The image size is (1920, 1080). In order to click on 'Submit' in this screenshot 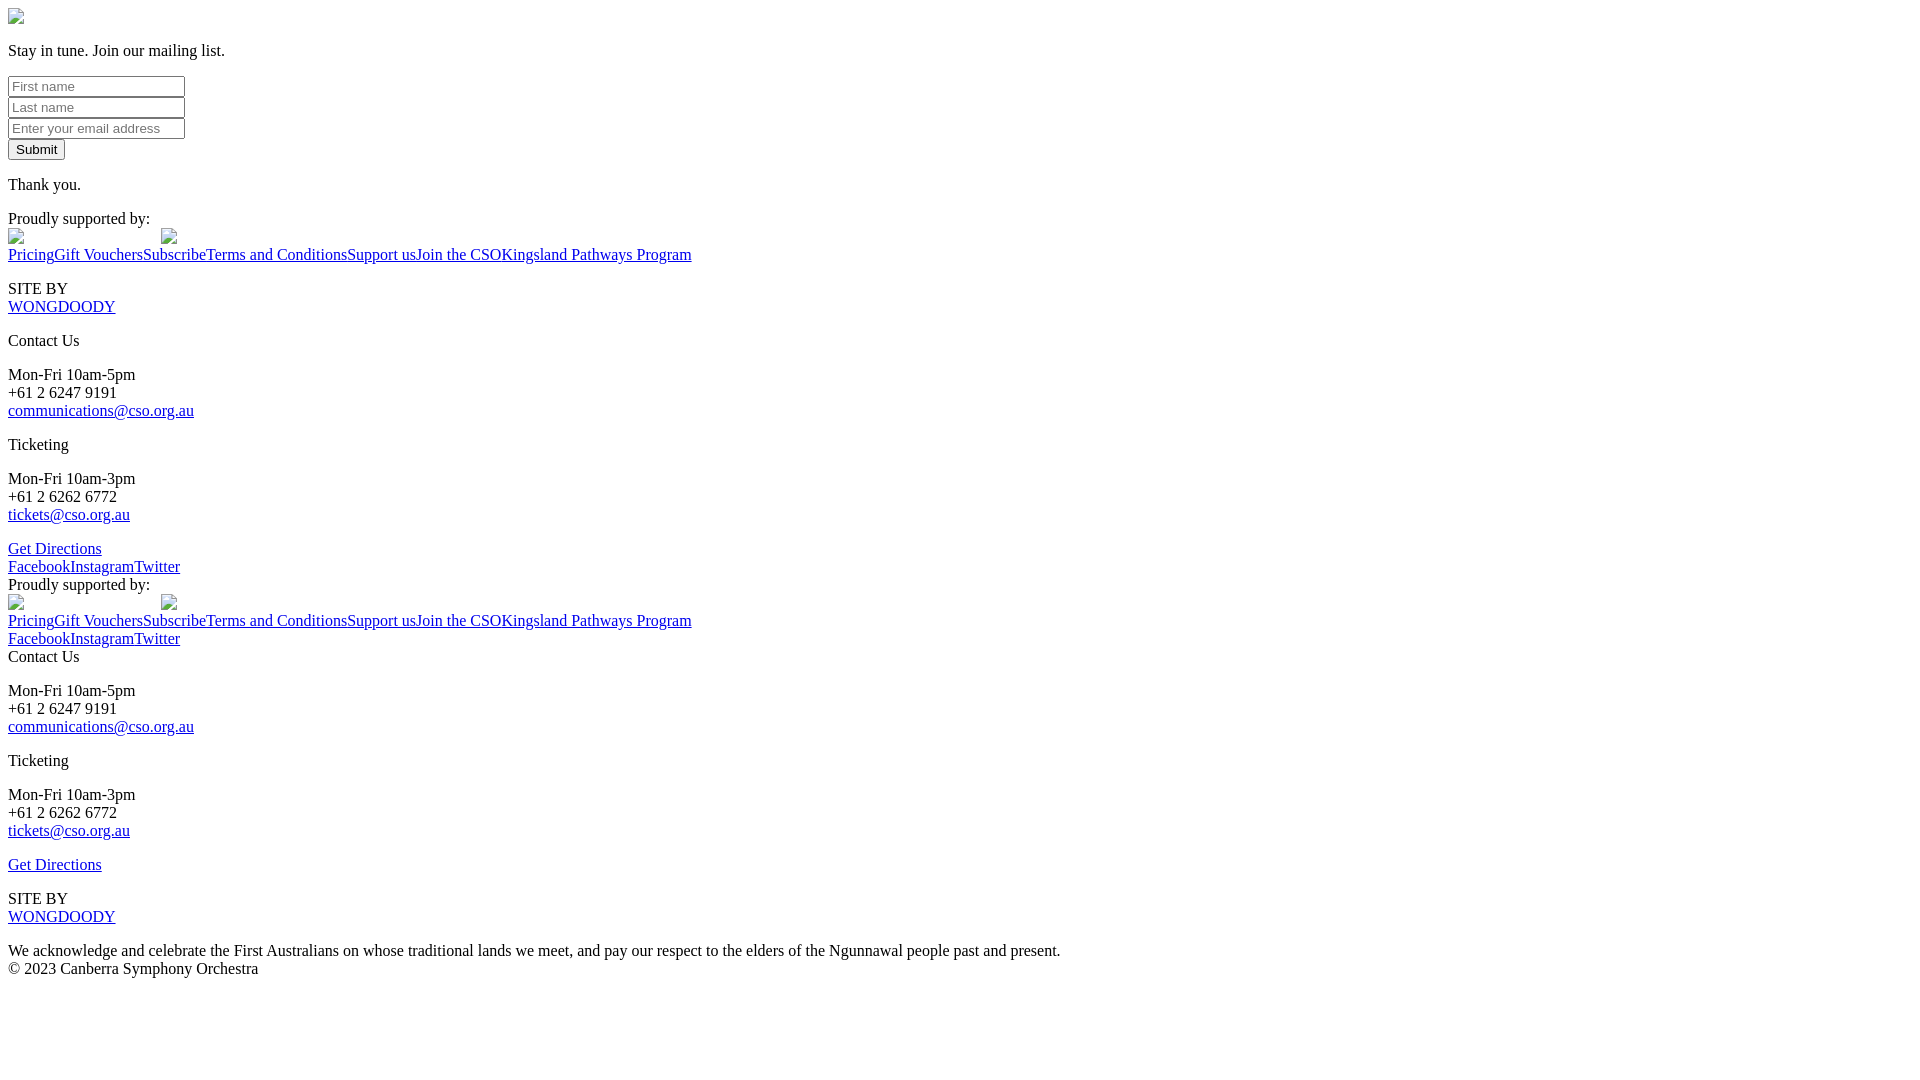, I will do `click(36, 148)`.